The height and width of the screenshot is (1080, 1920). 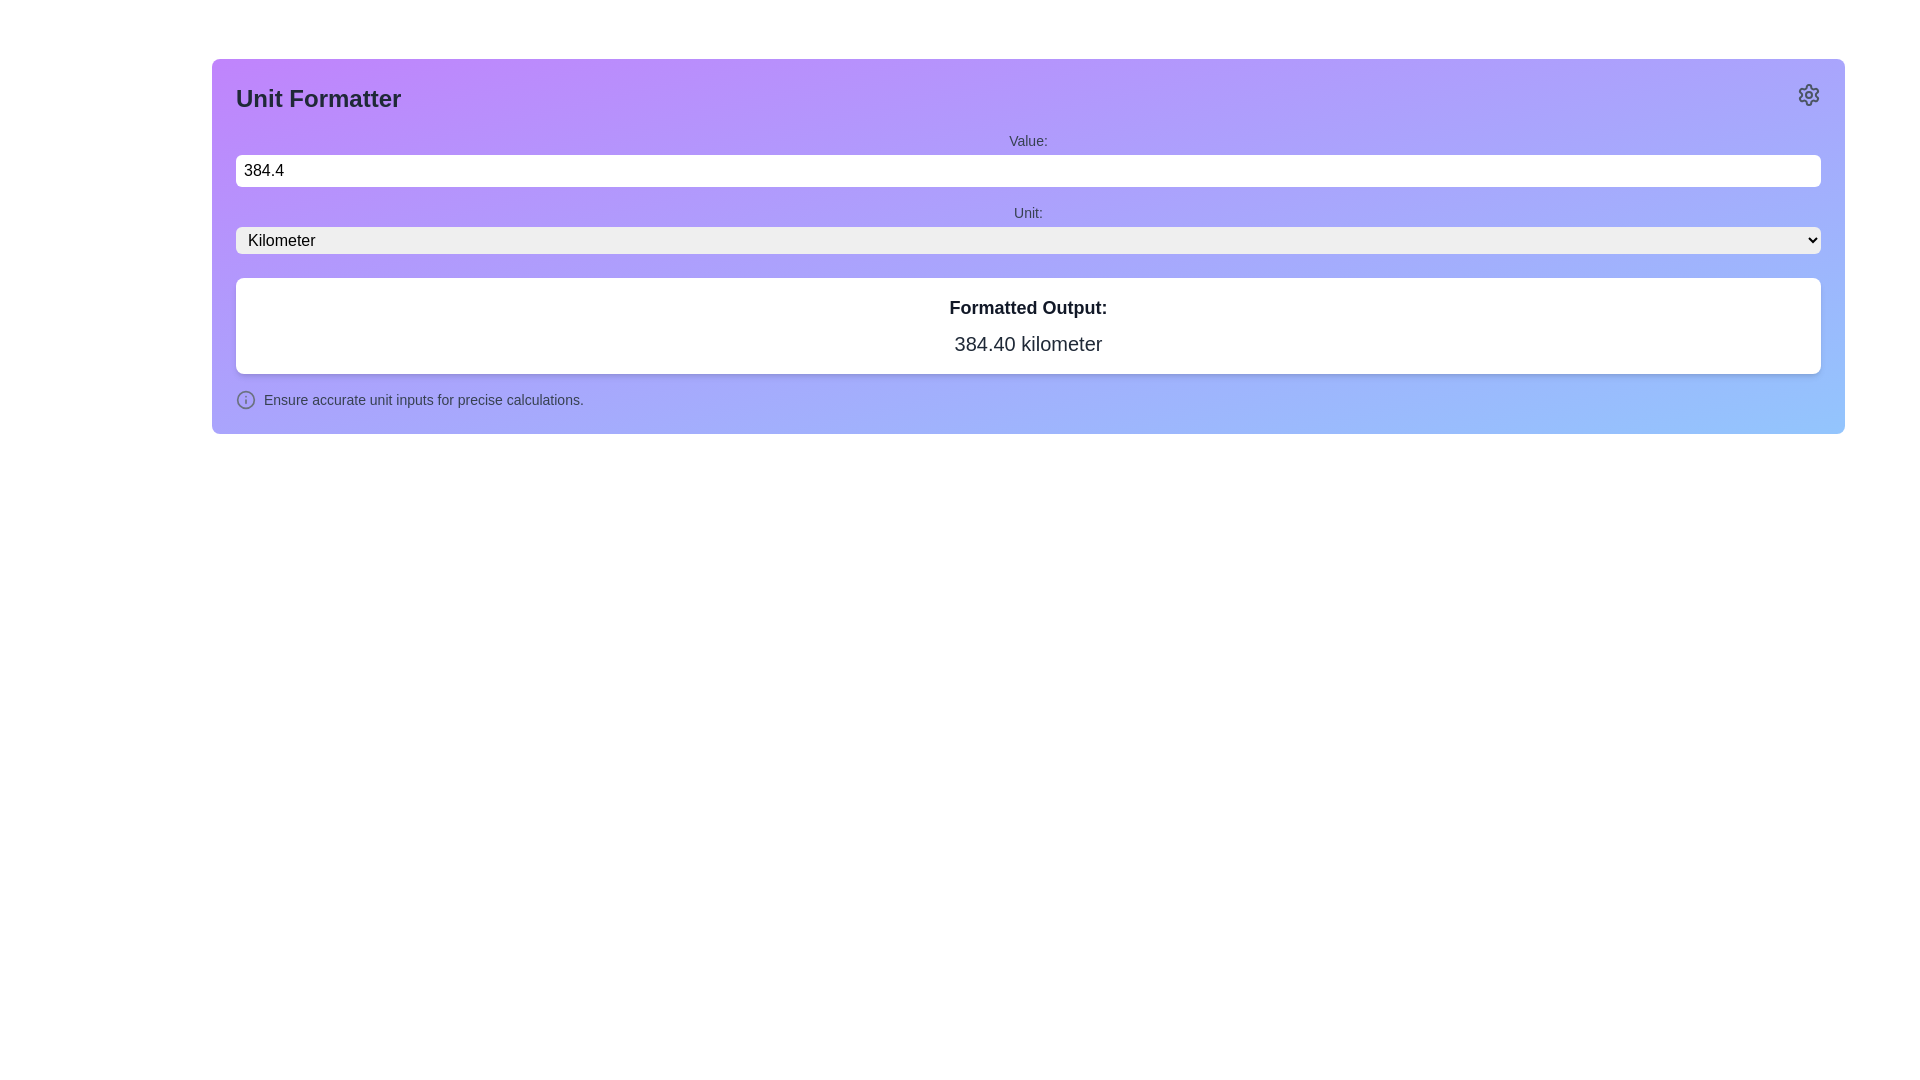 What do you see at coordinates (1809, 95) in the screenshot?
I see `the gear-shaped settings icon located in the header of the interface` at bounding box center [1809, 95].